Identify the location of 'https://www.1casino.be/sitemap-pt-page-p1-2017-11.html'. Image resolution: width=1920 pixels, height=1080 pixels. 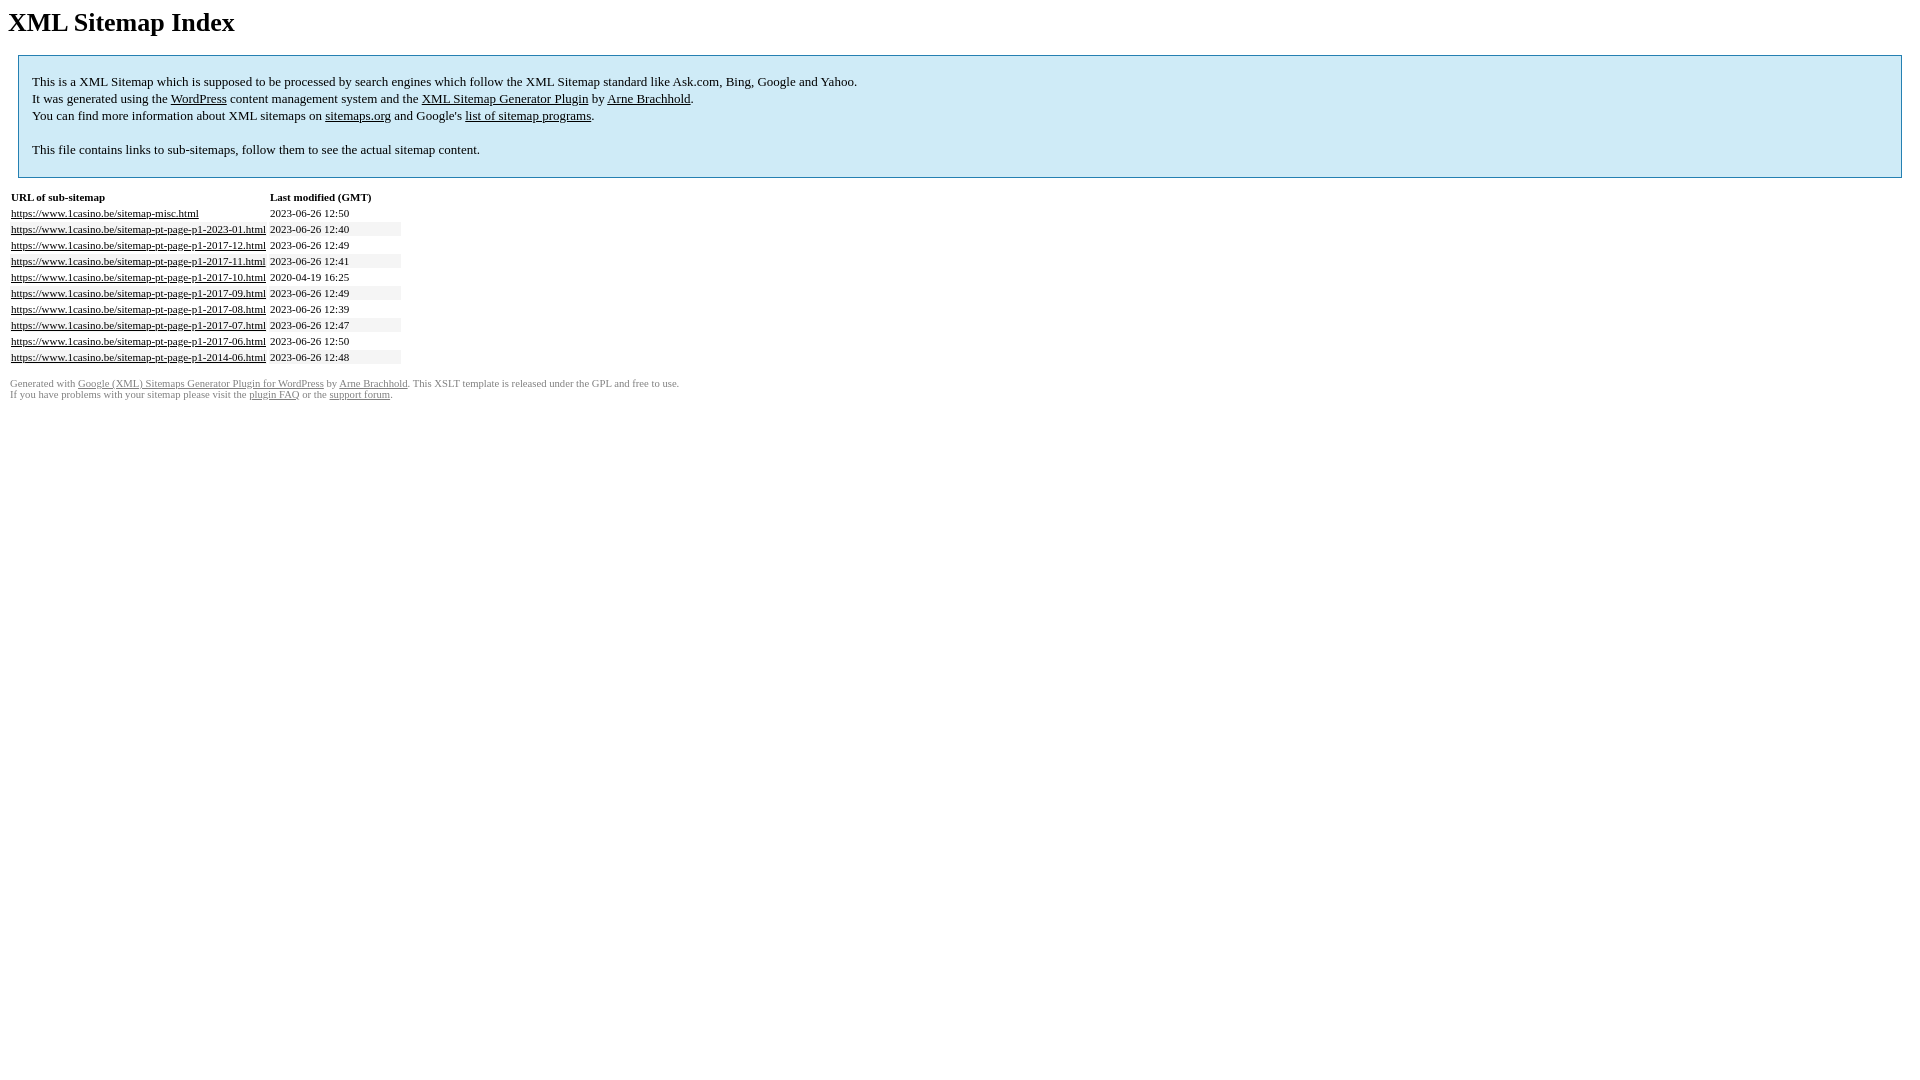
(137, 260).